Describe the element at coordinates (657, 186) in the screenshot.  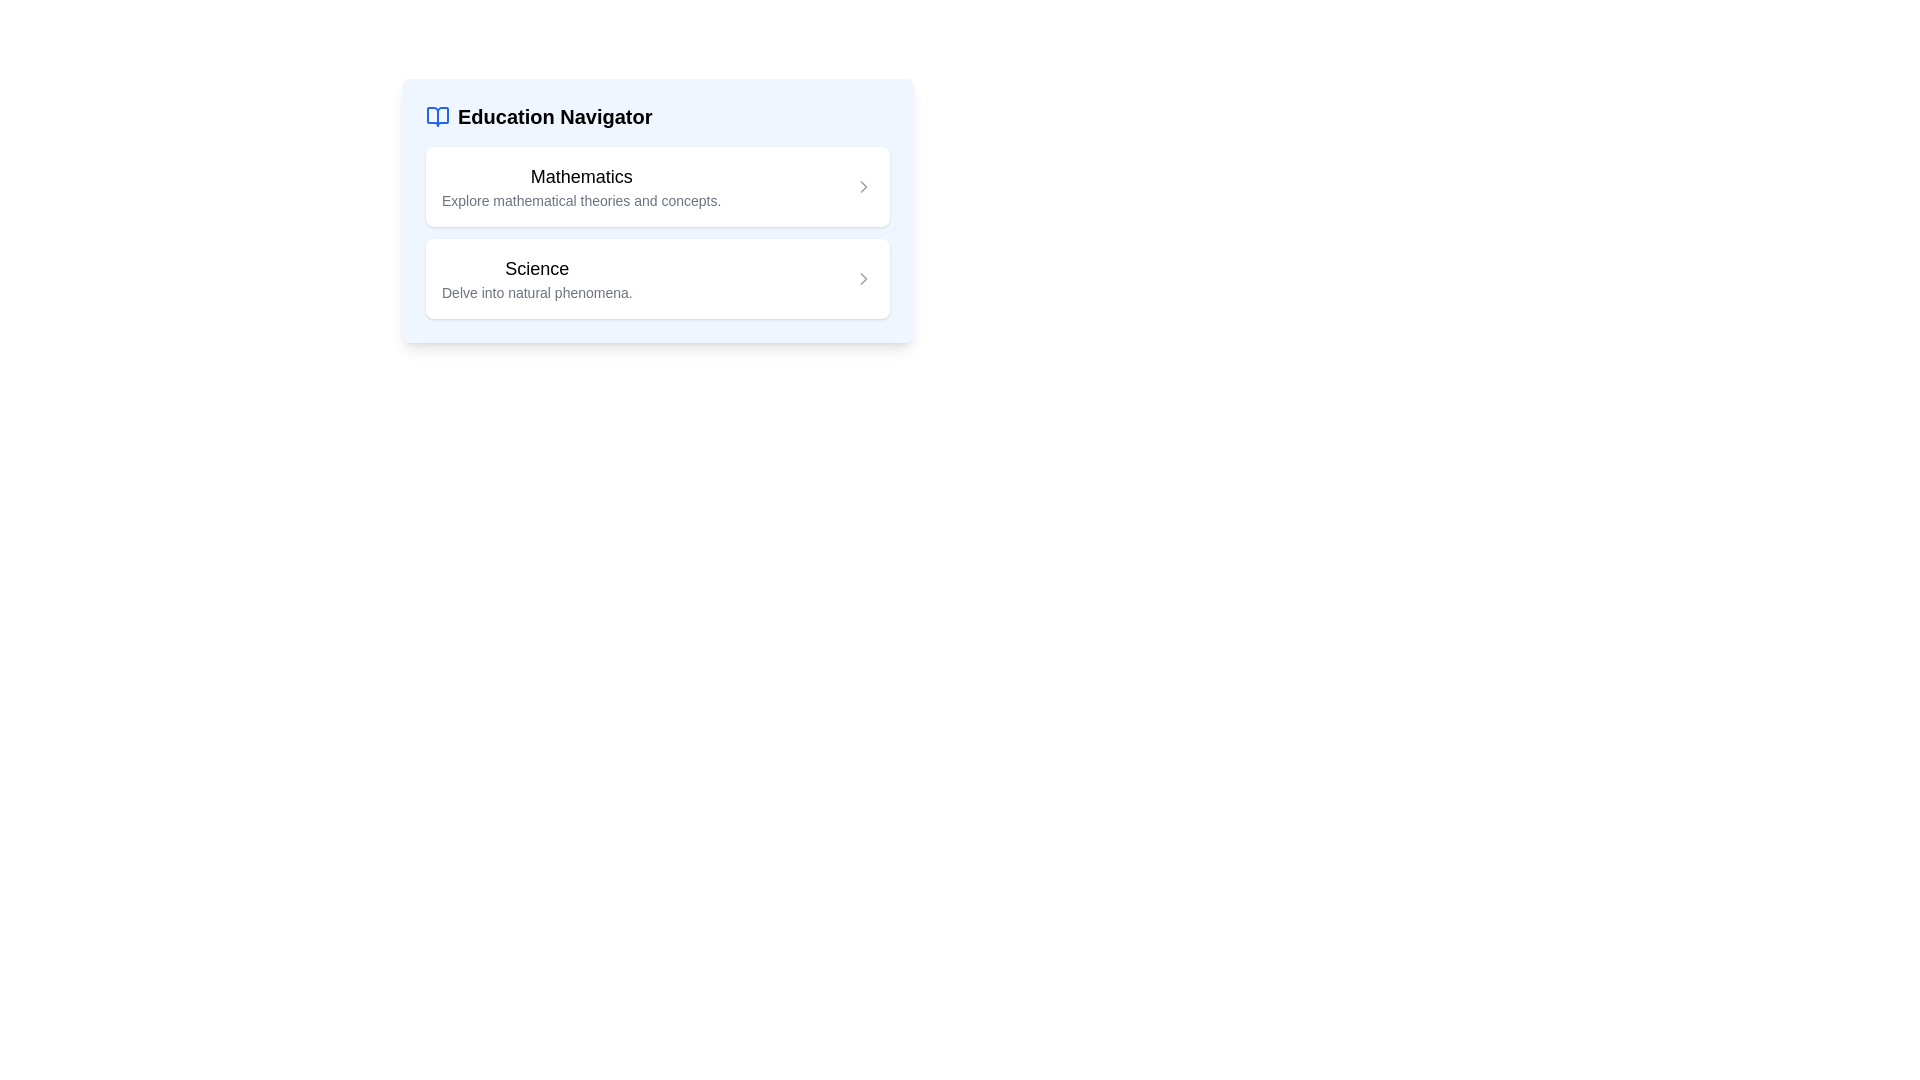
I see `the 'Mathematics' card, which is the first clickable card in the 'Education Navigator' list` at that location.